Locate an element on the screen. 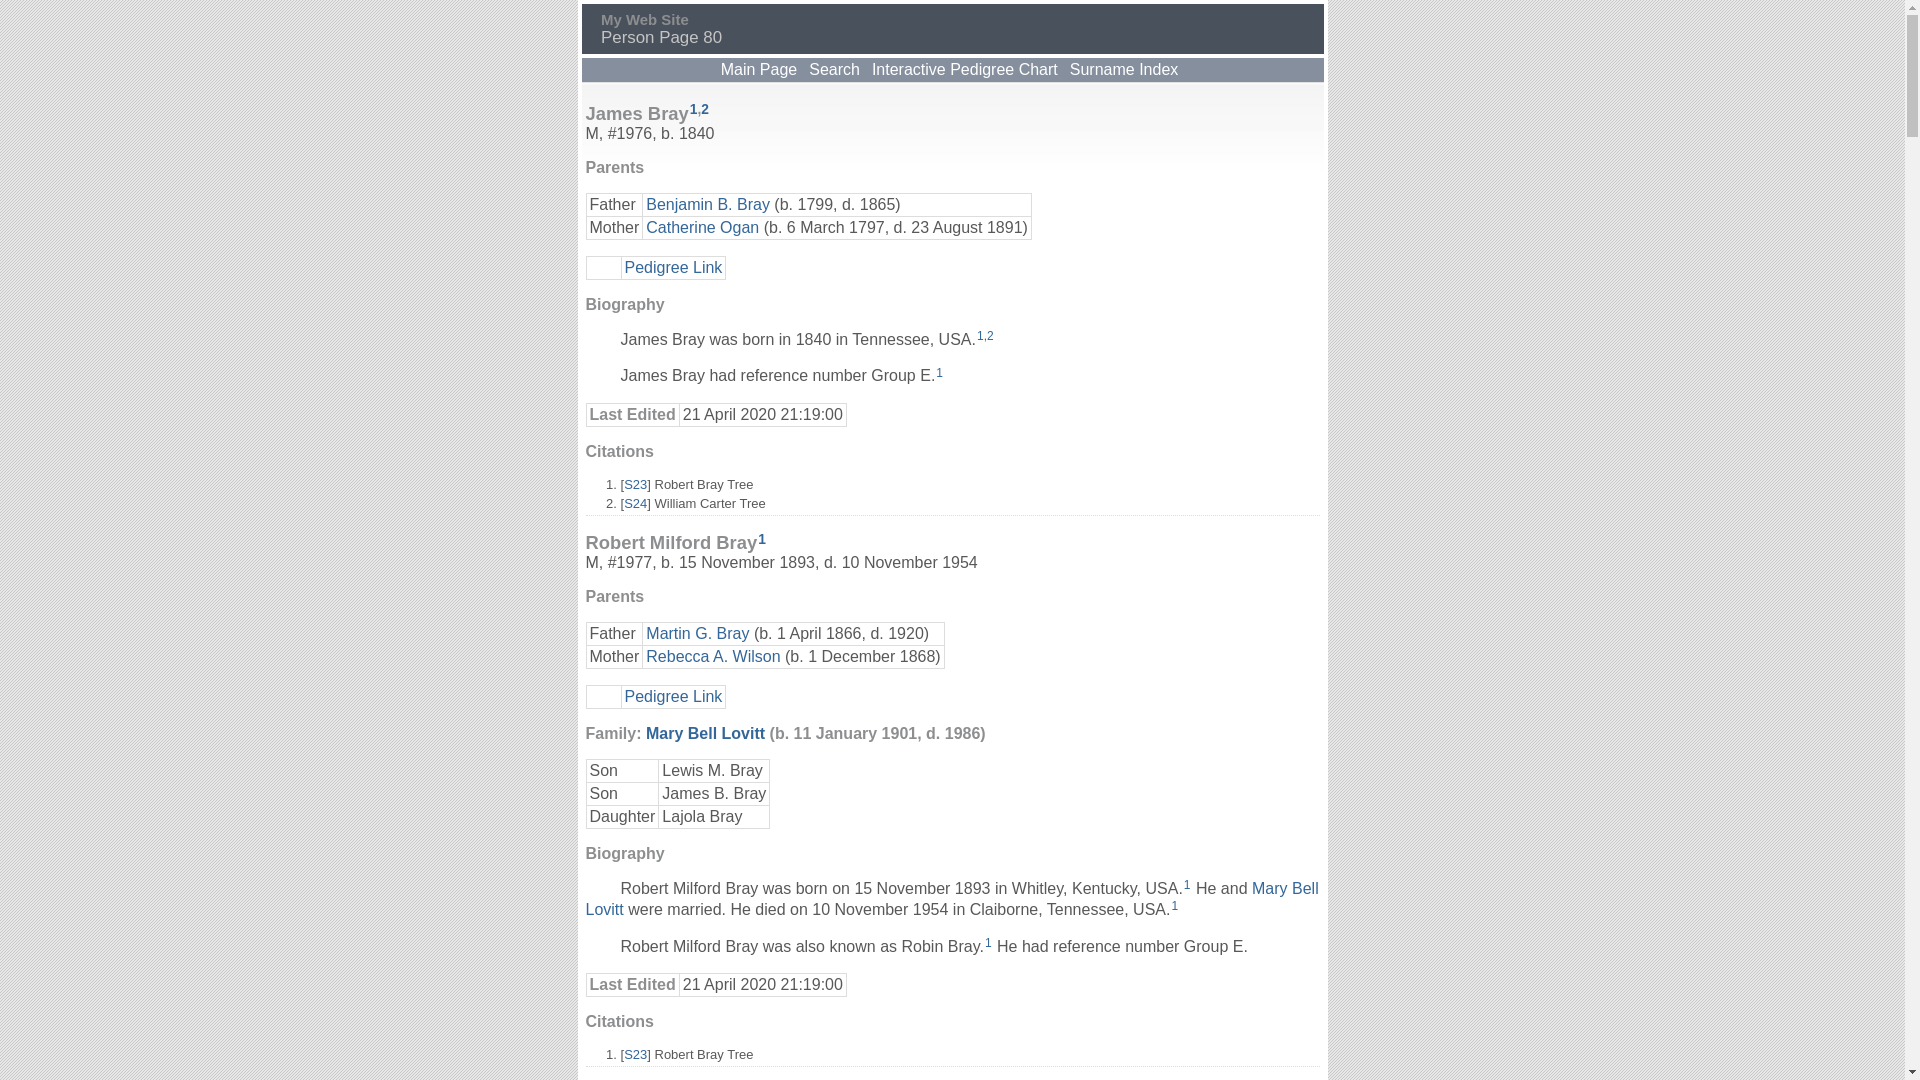 This screenshot has width=1920, height=1080. 'S24' is located at coordinates (634, 502).